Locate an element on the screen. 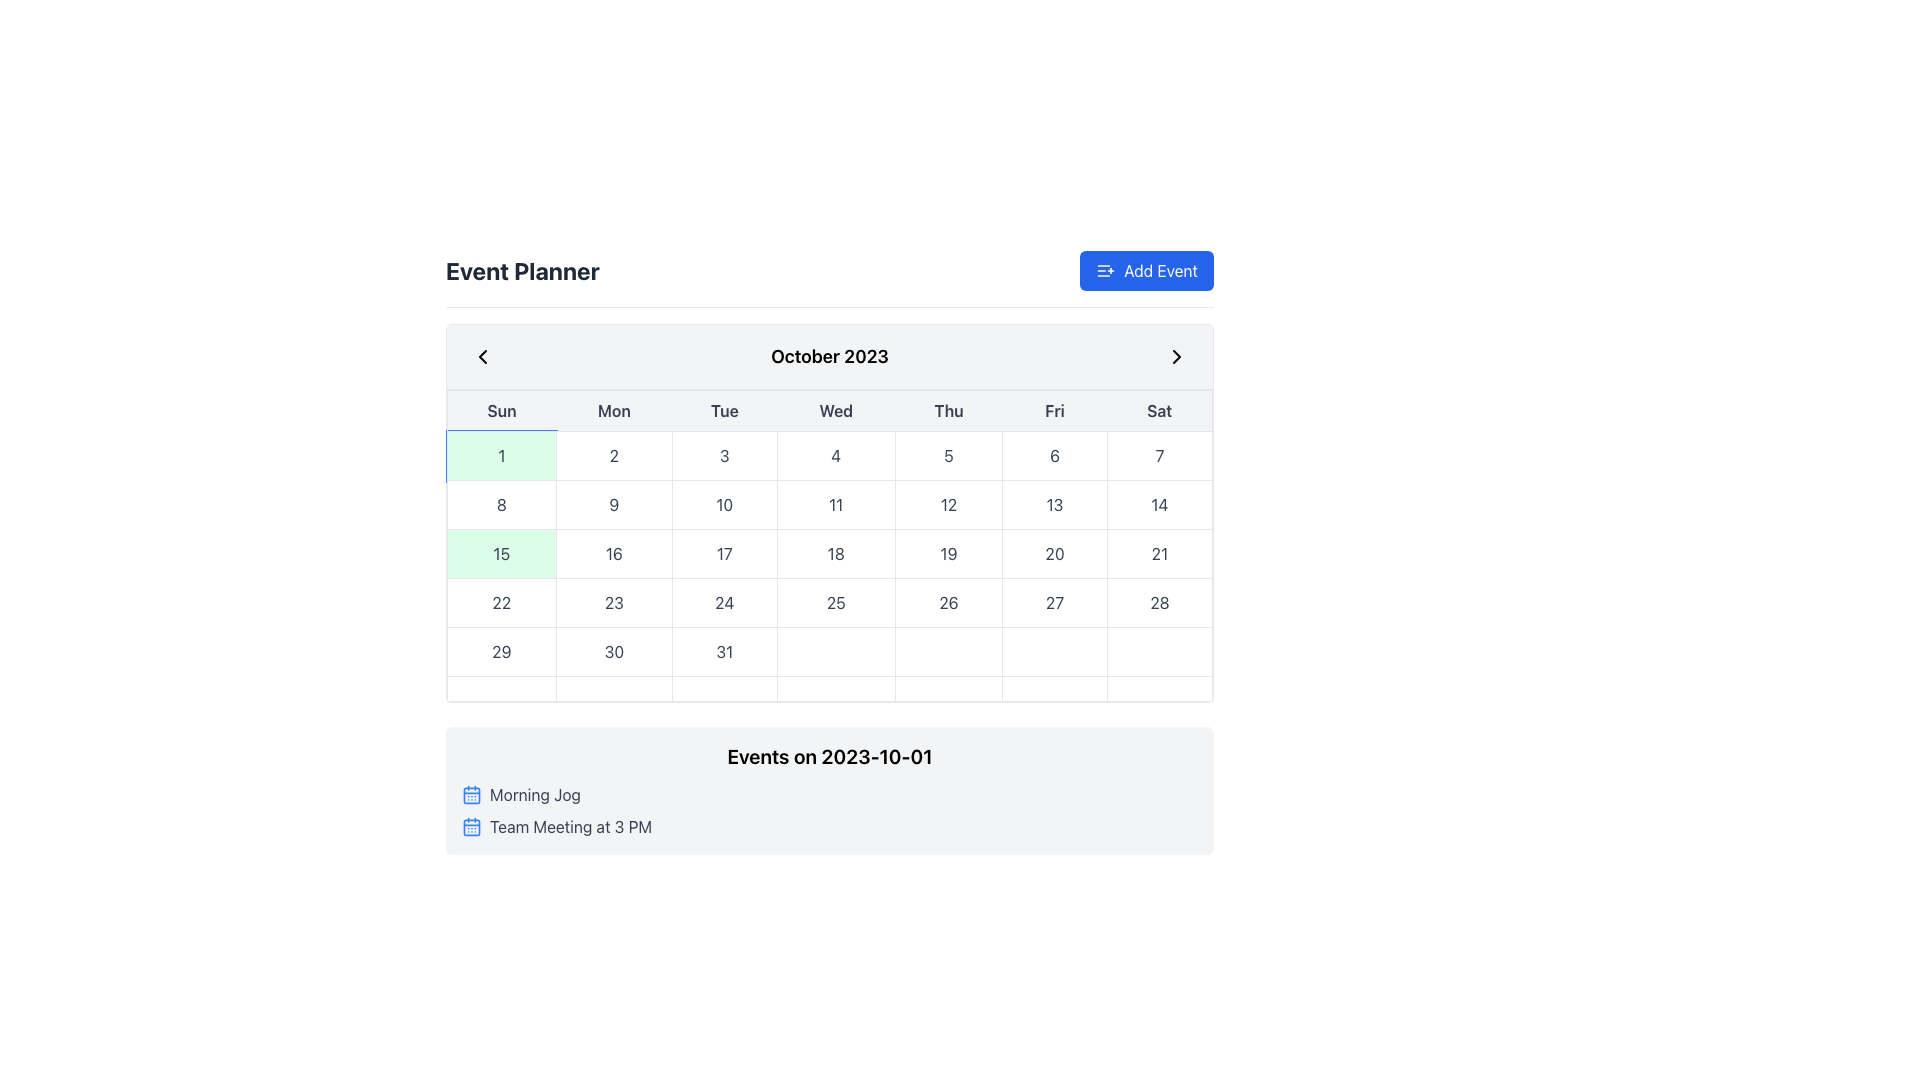 The height and width of the screenshot is (1080, 1920). the clickable calendar cell displaying the number '19' located in the Friday column of the weekly row is located at coordinates (948, 554).